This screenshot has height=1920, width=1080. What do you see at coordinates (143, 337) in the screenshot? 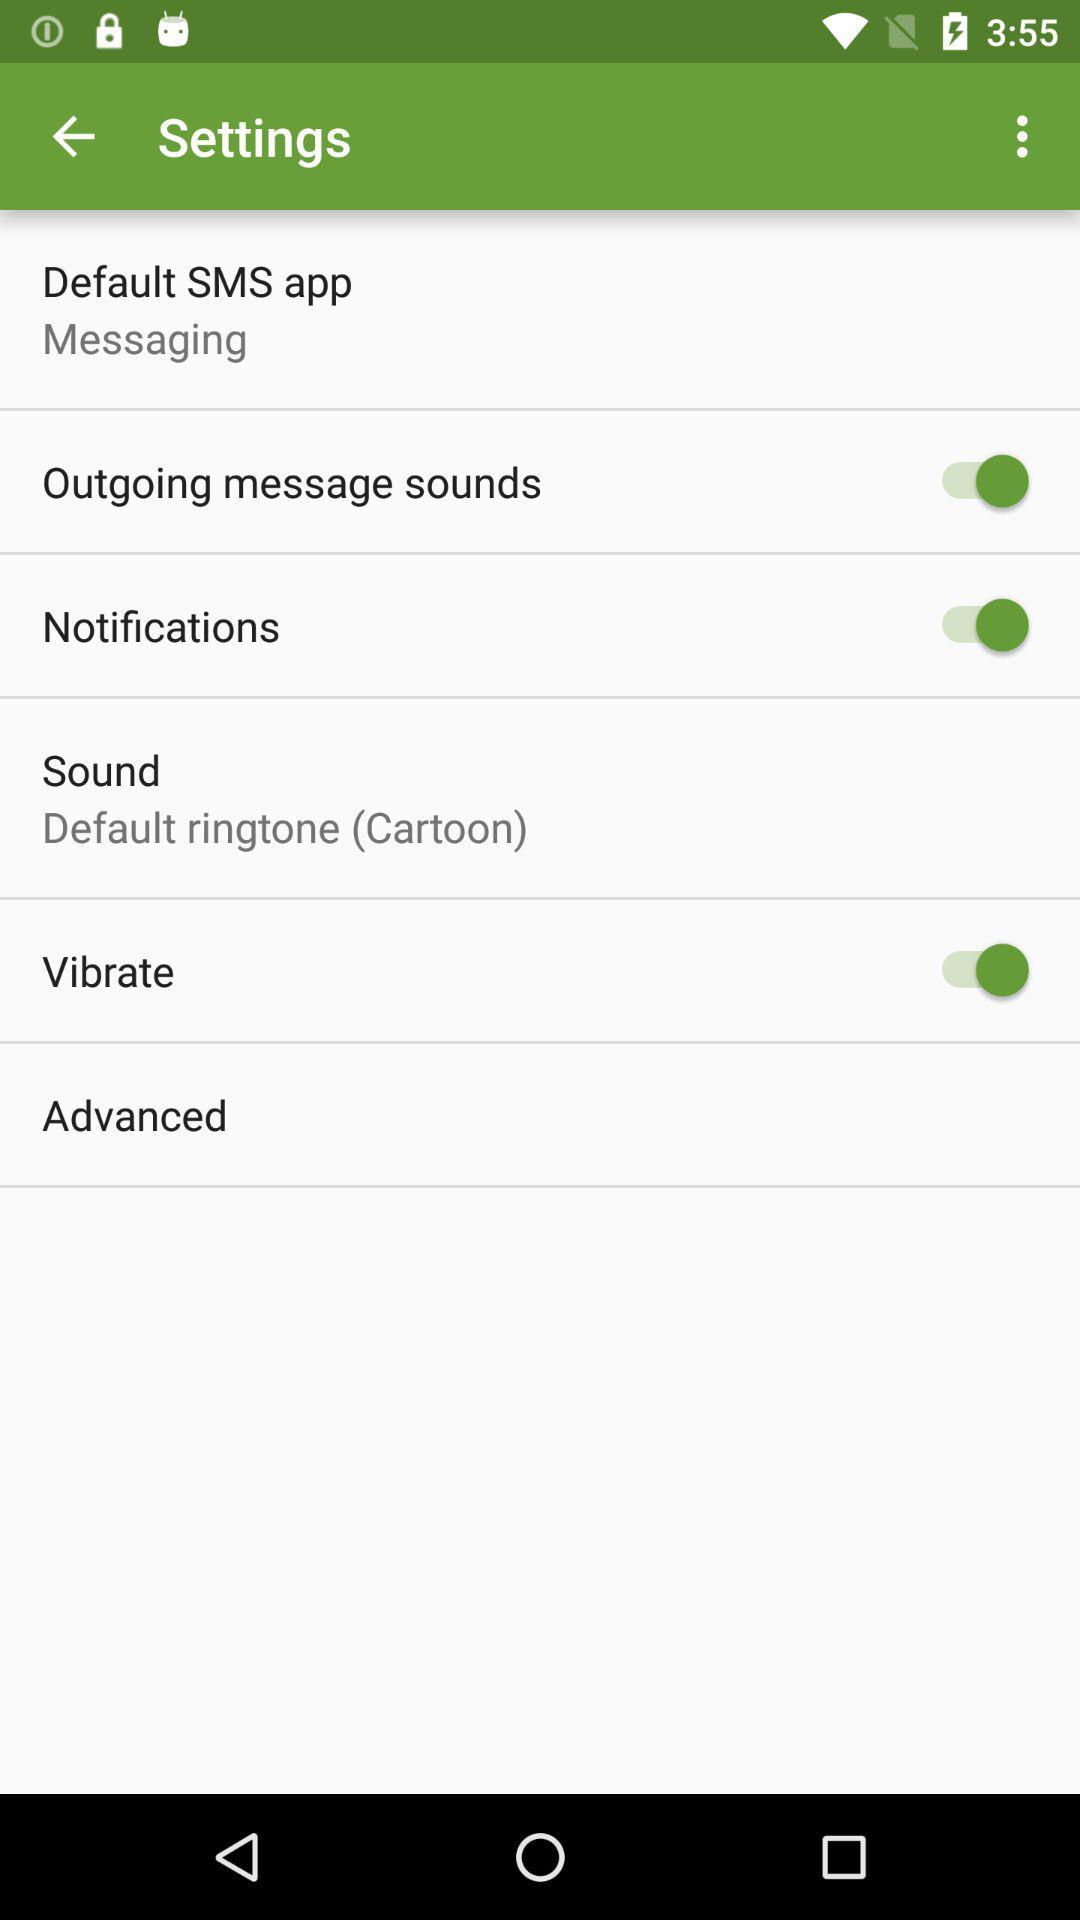
I see `messaging item` at bounding box center [143, 337].